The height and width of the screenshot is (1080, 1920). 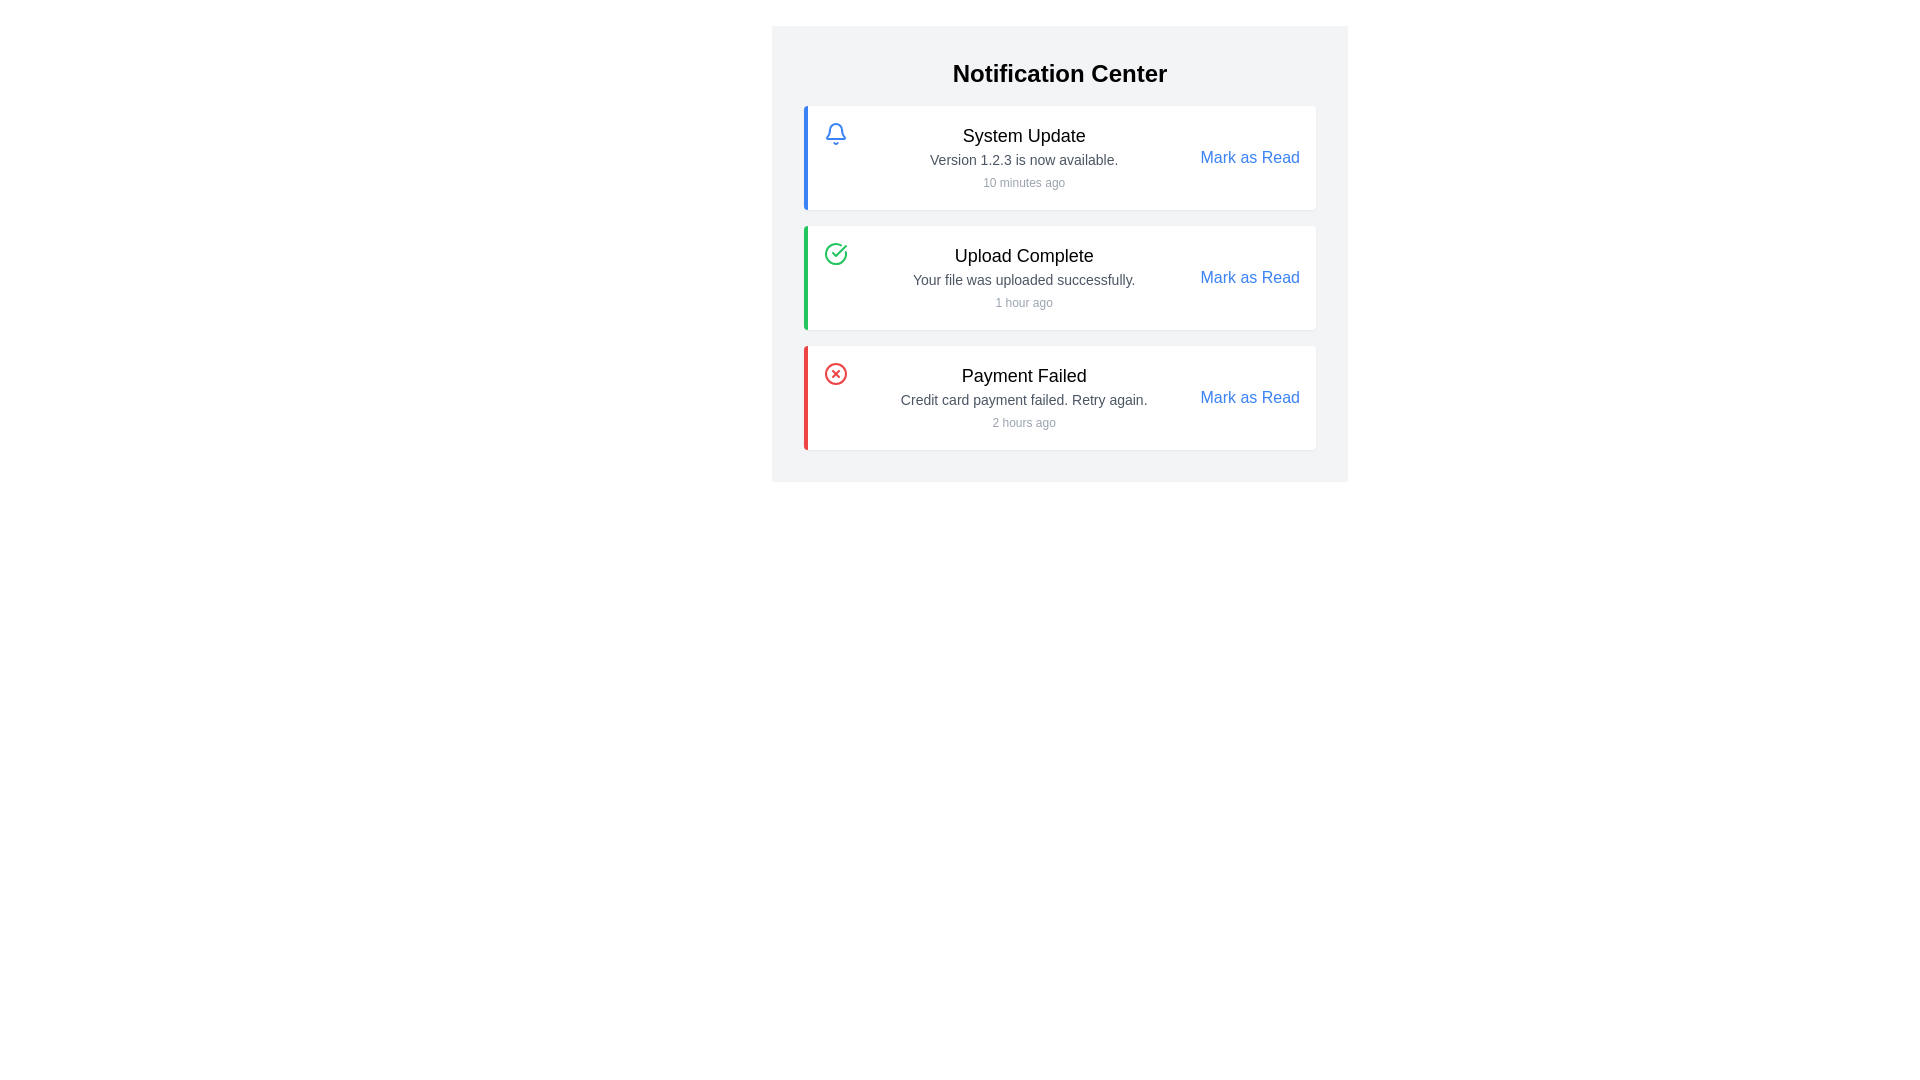 I want to click on the green circular icon with a checkmark symbol inside, which is located to the left of the text 'Upload Complete', so click(x=835, y=253).